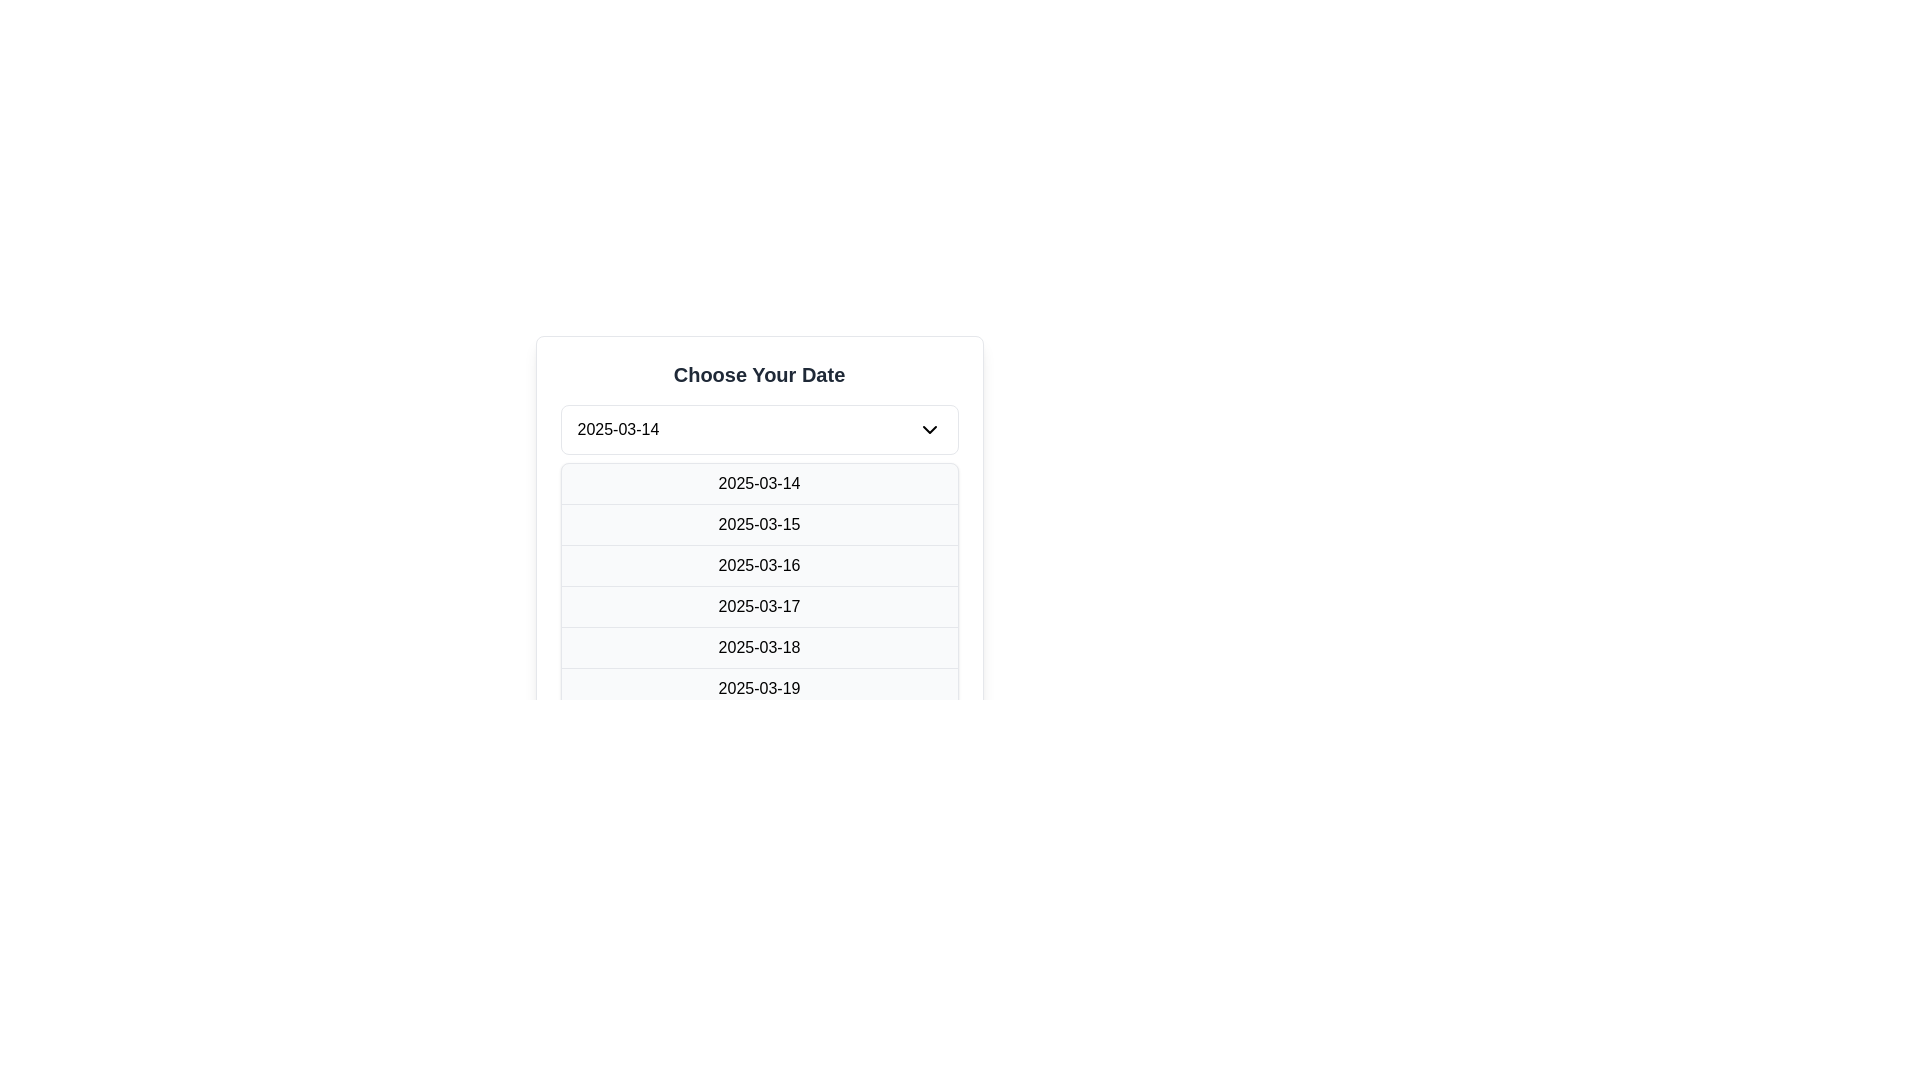  What do you see at coordinates (758, 523) in the screenshot?
I see `the text-based list item displaying '2025-03-15' which is the second item in a vertically stacked list within a dropdown menu` at bounding box center [758, 523].